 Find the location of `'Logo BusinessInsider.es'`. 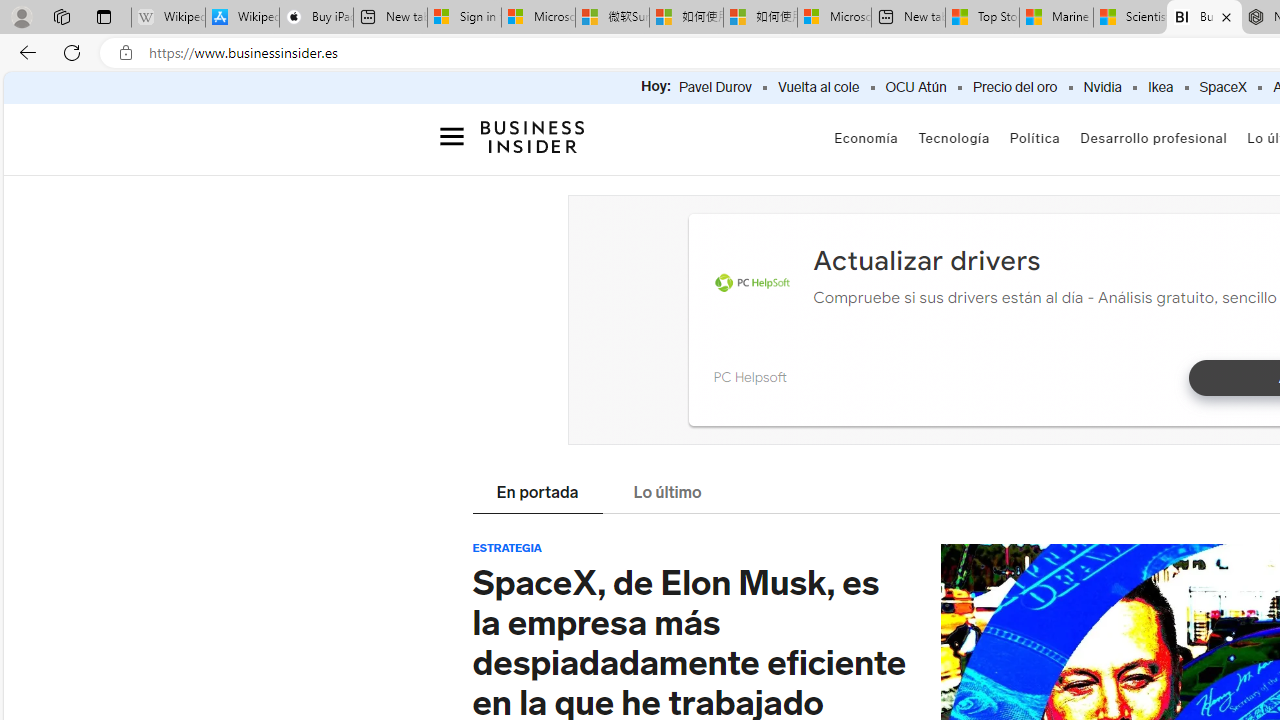

'Logo BusinessInsider.es' is located at coordinates (533, 141).